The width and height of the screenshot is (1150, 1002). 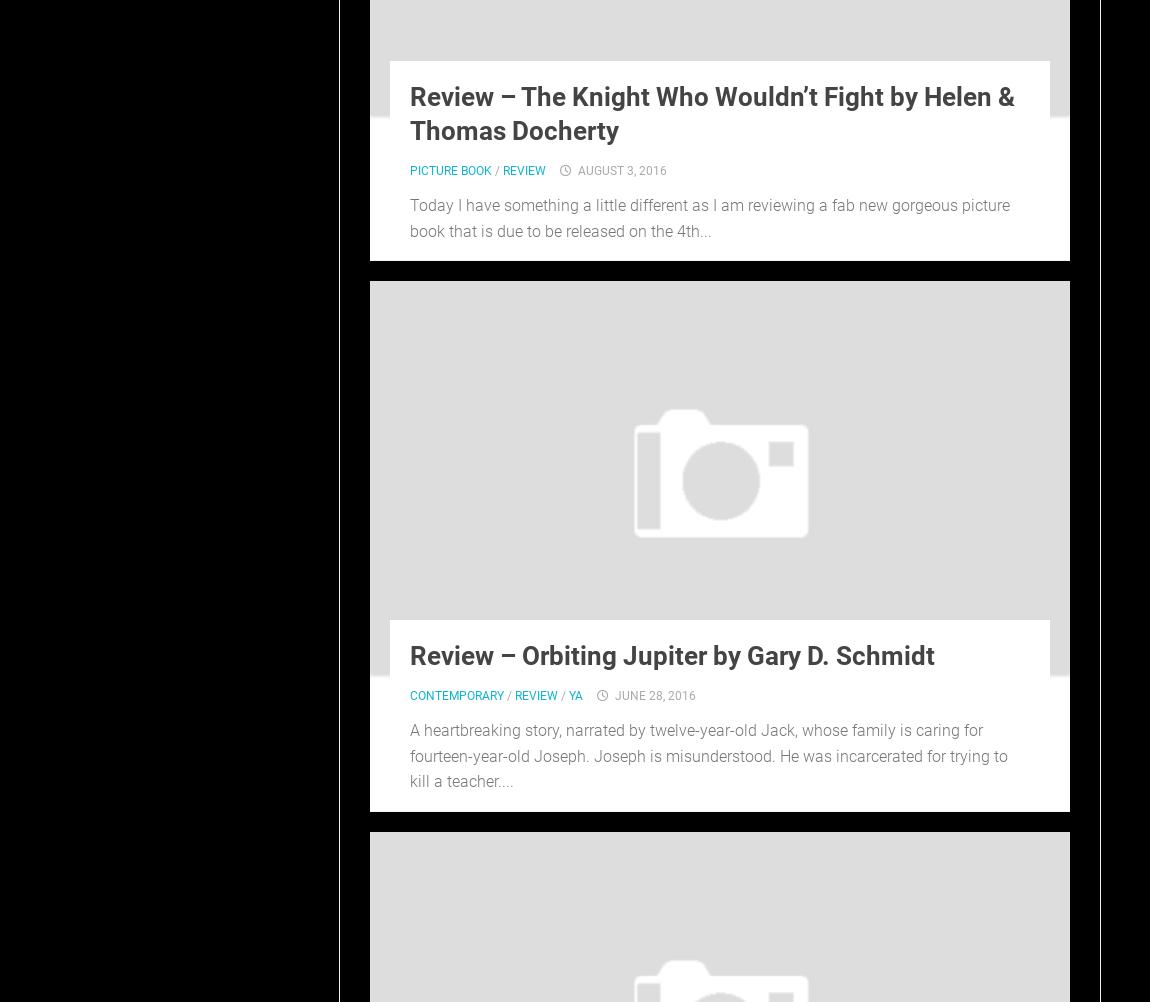 I want to click on 'Contemporary', so click(x=409, y=695).